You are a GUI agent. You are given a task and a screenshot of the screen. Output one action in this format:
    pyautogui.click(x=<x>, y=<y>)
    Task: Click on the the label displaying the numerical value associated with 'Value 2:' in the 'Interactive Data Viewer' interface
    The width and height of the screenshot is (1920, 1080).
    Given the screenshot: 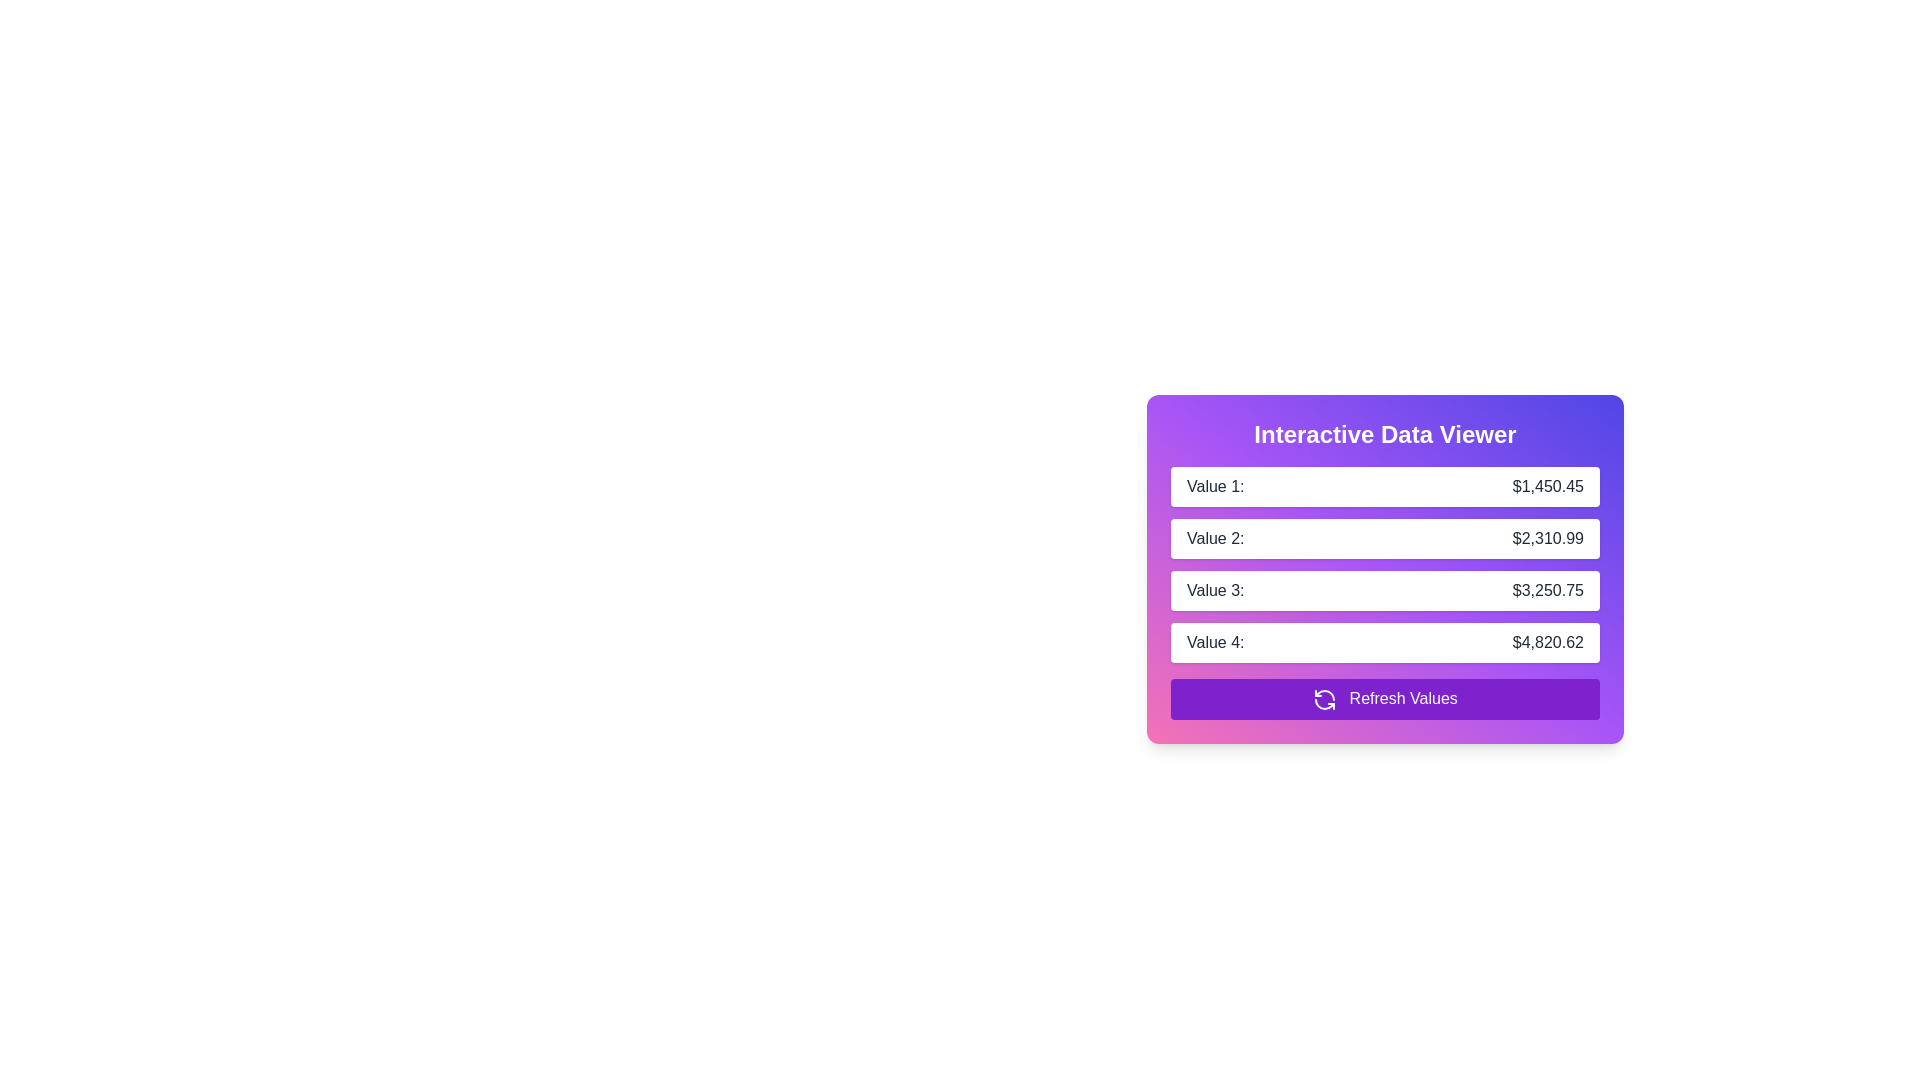 What is the action you would take?
    pyautogui.click(x=1547, y=538)
    